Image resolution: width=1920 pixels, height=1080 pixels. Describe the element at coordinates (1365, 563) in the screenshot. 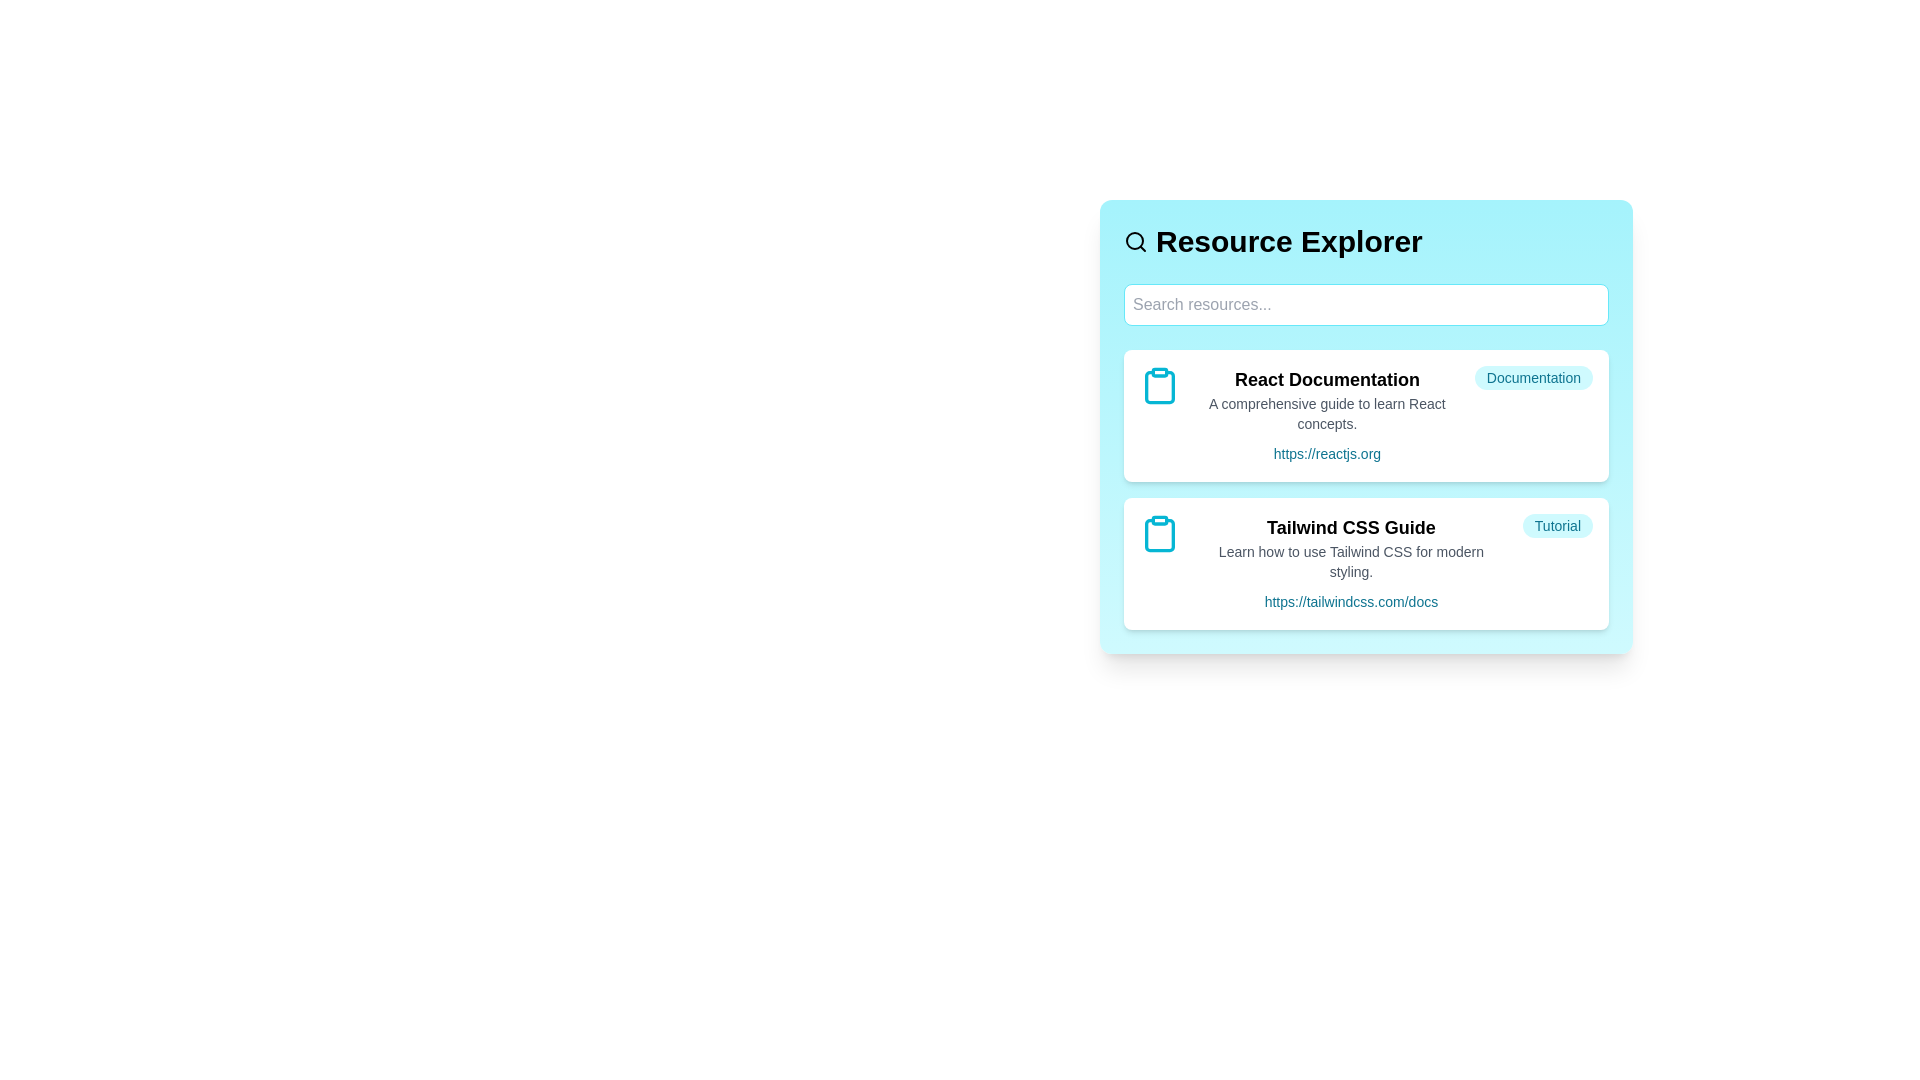

I see `the resource card for Tailwind CSS Guide` at that location.